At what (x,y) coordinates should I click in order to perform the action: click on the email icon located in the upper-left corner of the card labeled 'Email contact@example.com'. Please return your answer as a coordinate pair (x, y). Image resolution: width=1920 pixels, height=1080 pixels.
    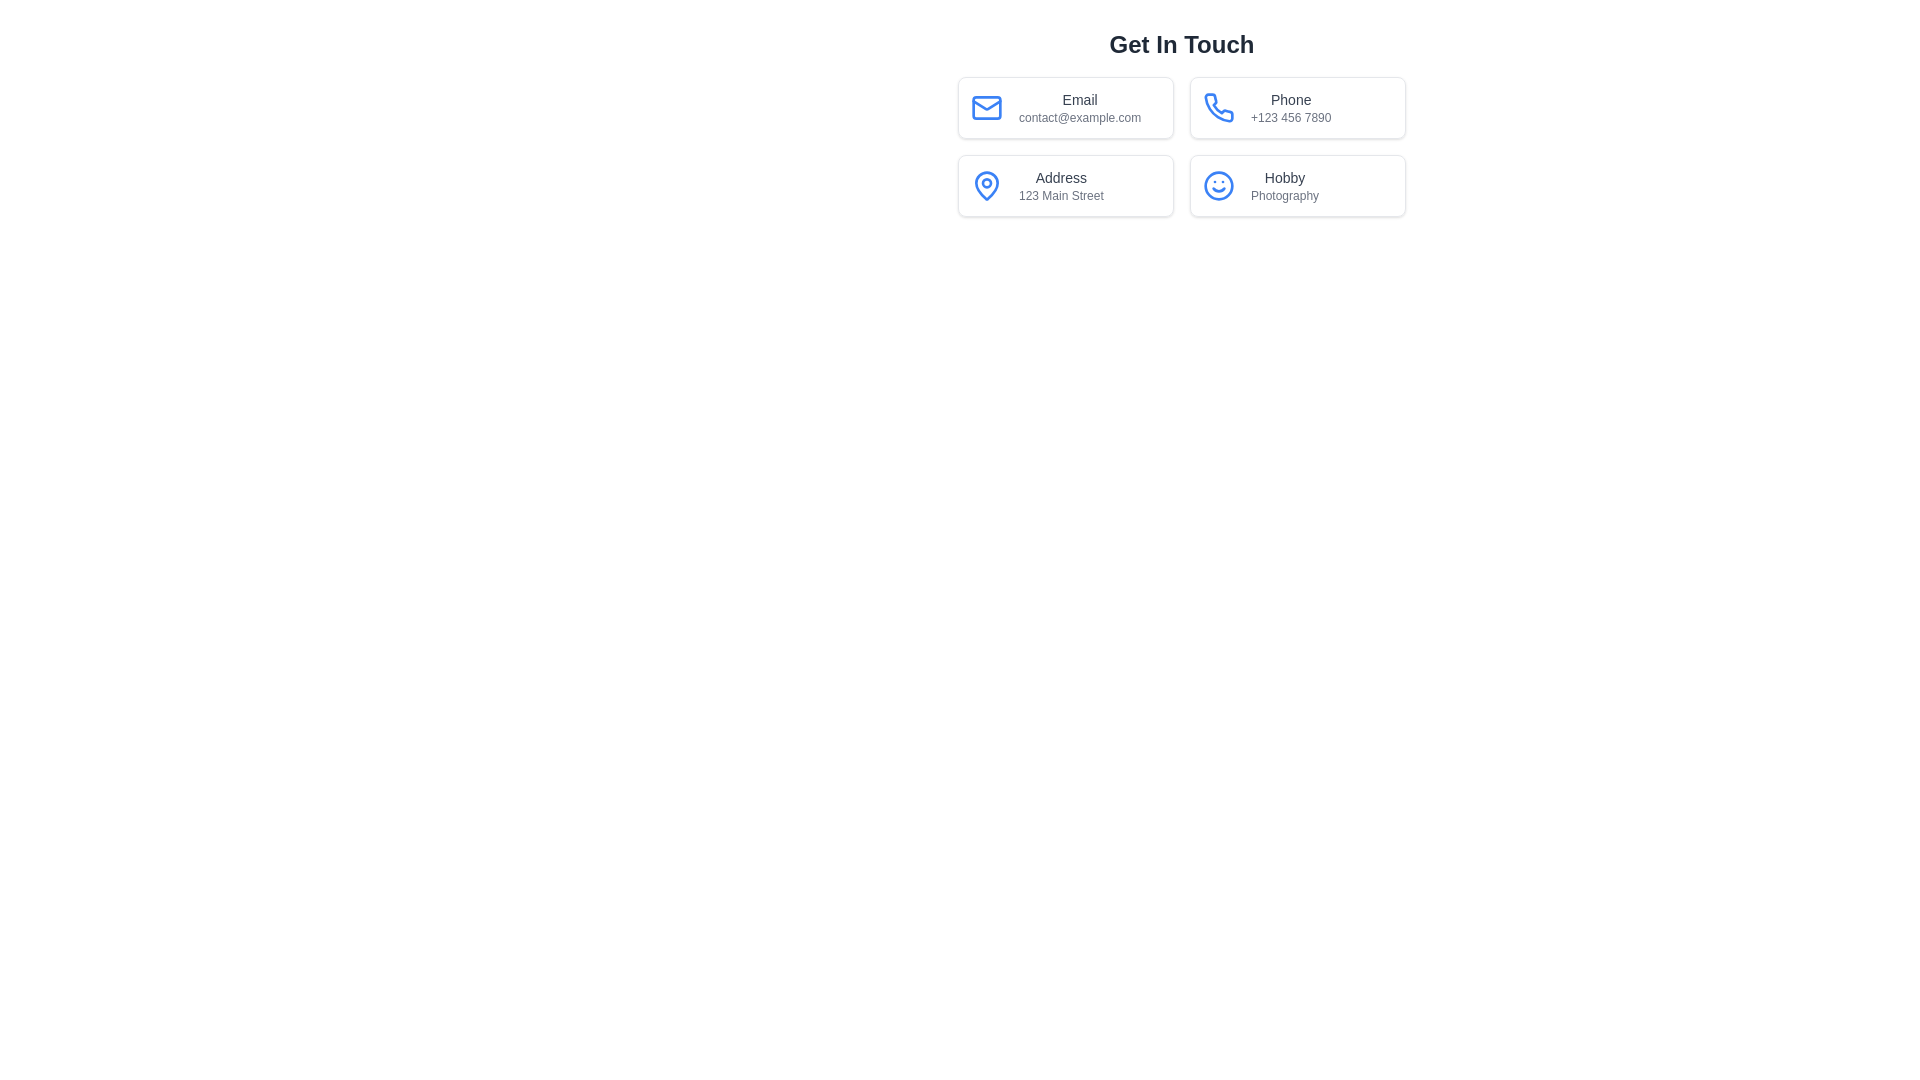
    Looking at the image, I should click on (987, 108).